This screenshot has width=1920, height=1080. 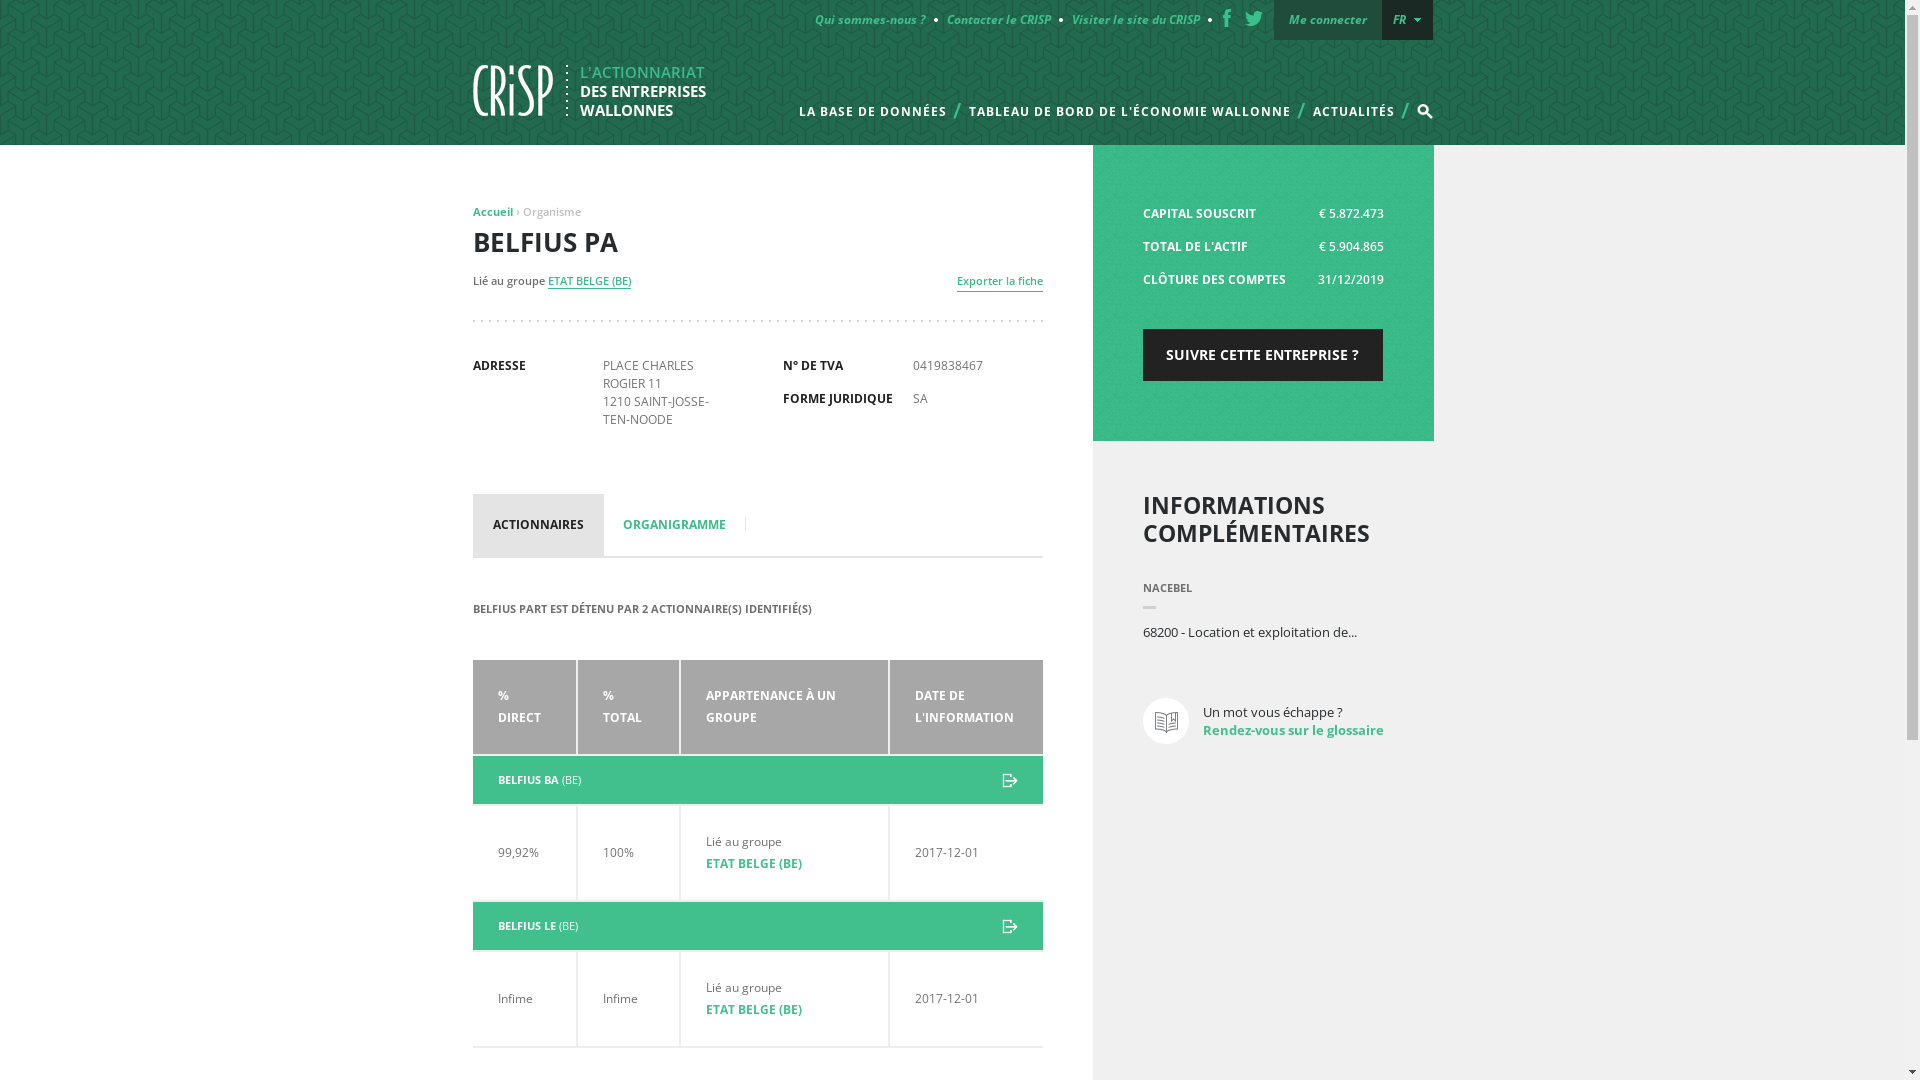 What do you see at coordinates (1372, 94) in the screenshot?
I see `'Rechercher'` at bounding box center [1372, 94].